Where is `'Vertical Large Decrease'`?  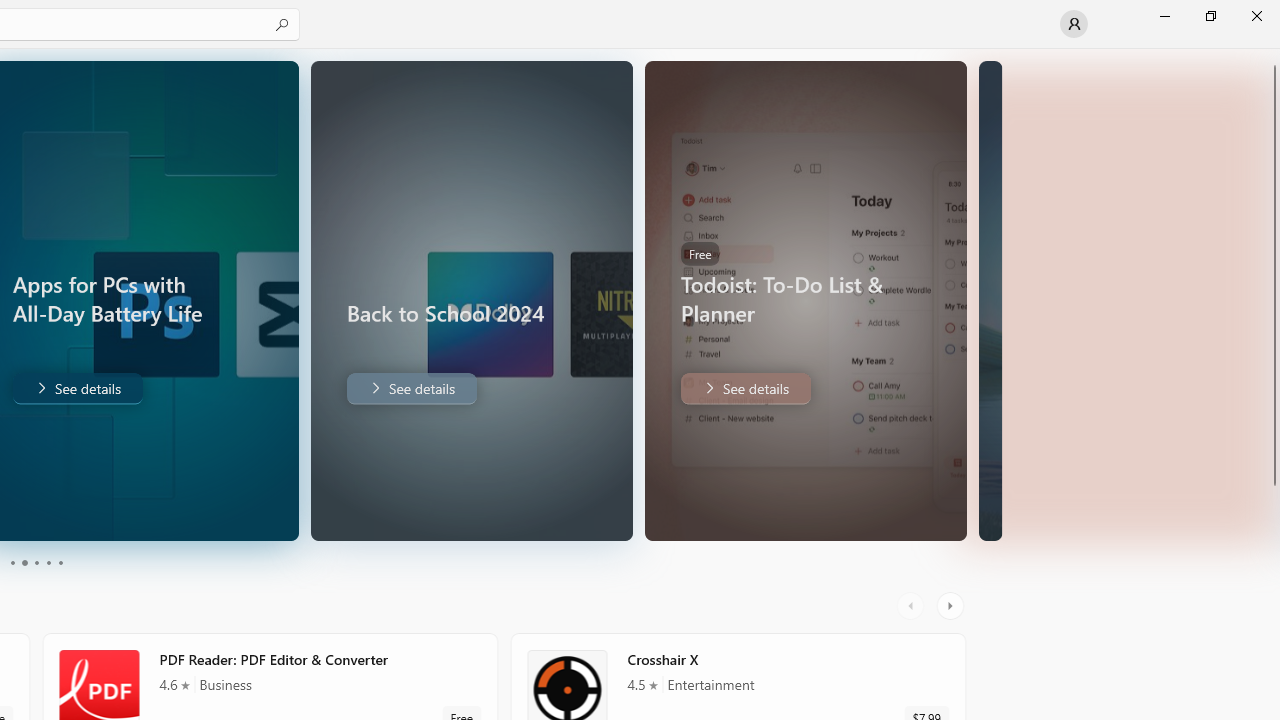 'Vertical Large Decrease' is located at coordinates (1271, 252).